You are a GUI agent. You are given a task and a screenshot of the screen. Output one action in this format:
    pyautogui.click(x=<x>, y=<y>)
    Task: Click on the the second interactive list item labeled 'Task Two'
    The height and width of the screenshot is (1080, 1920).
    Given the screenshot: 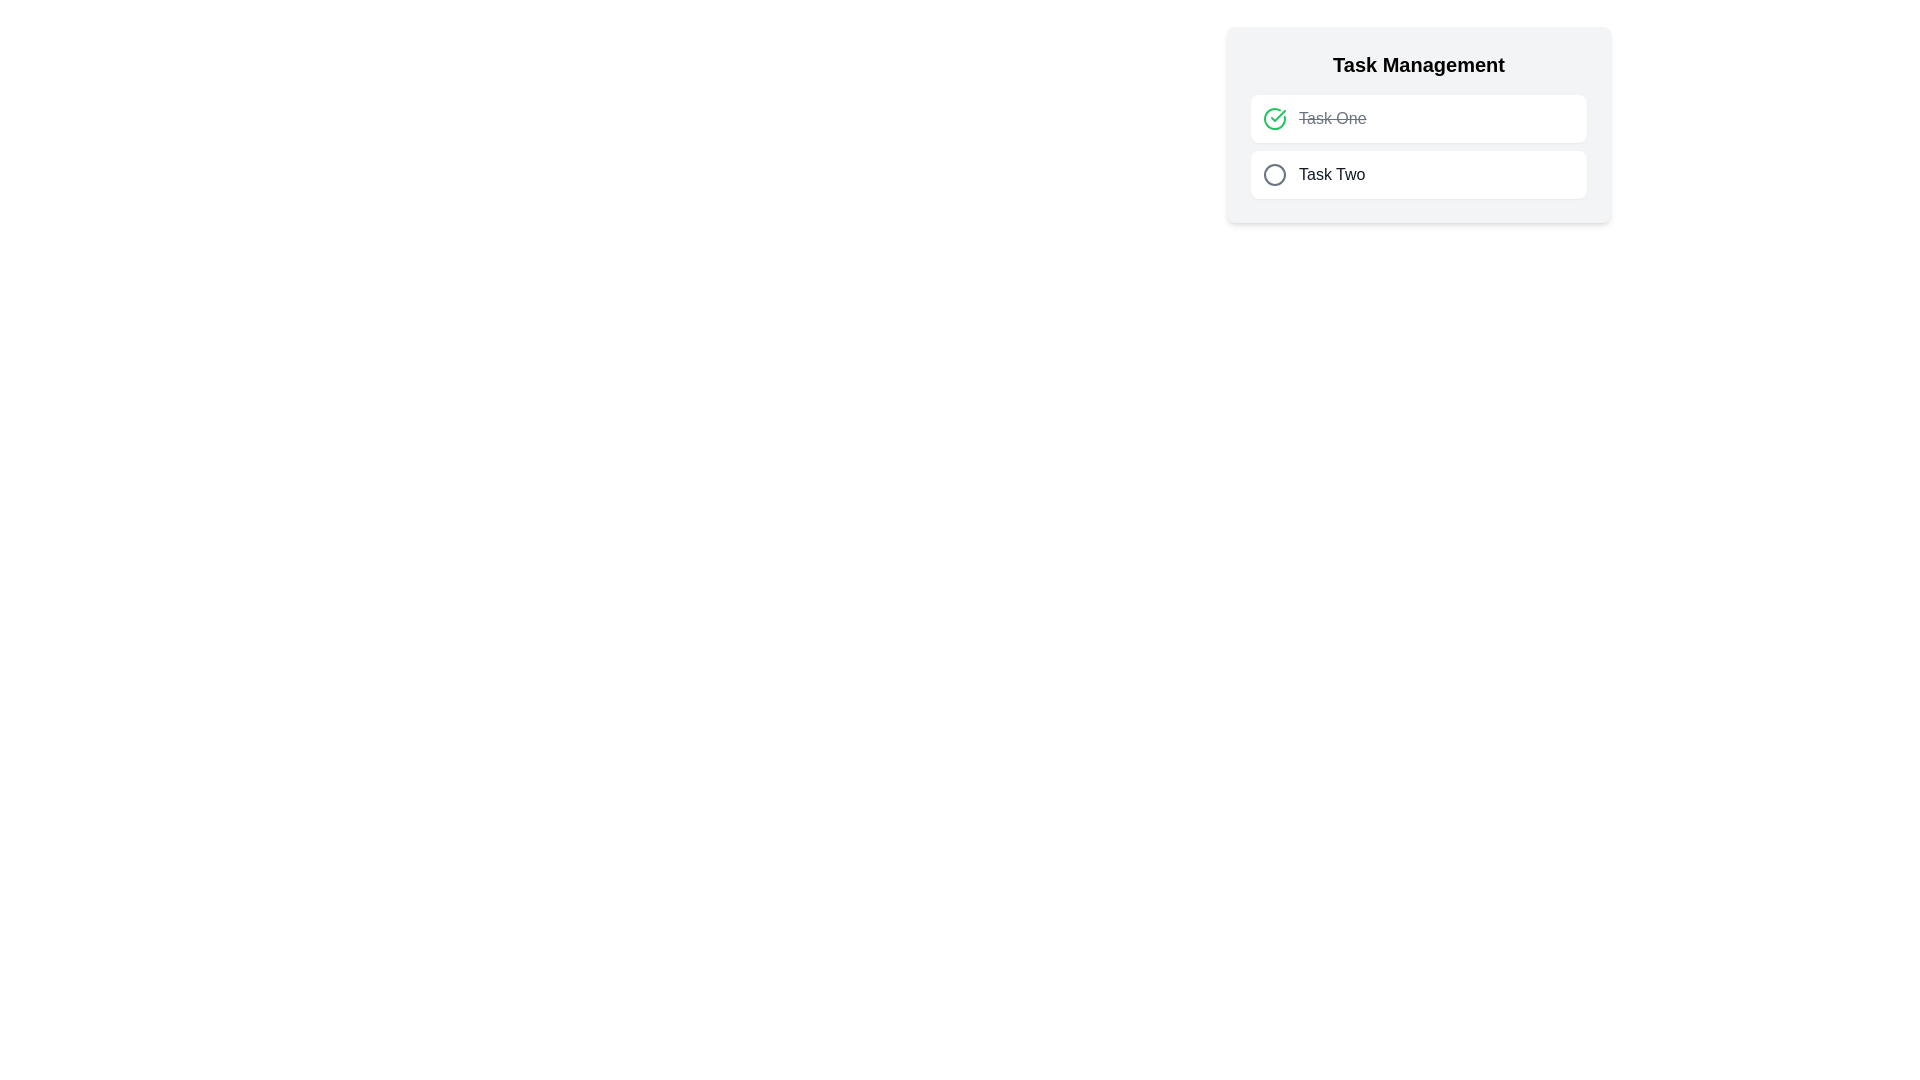 What is the action you would take?
    pyautogui.click(x=1418, y=173)
    